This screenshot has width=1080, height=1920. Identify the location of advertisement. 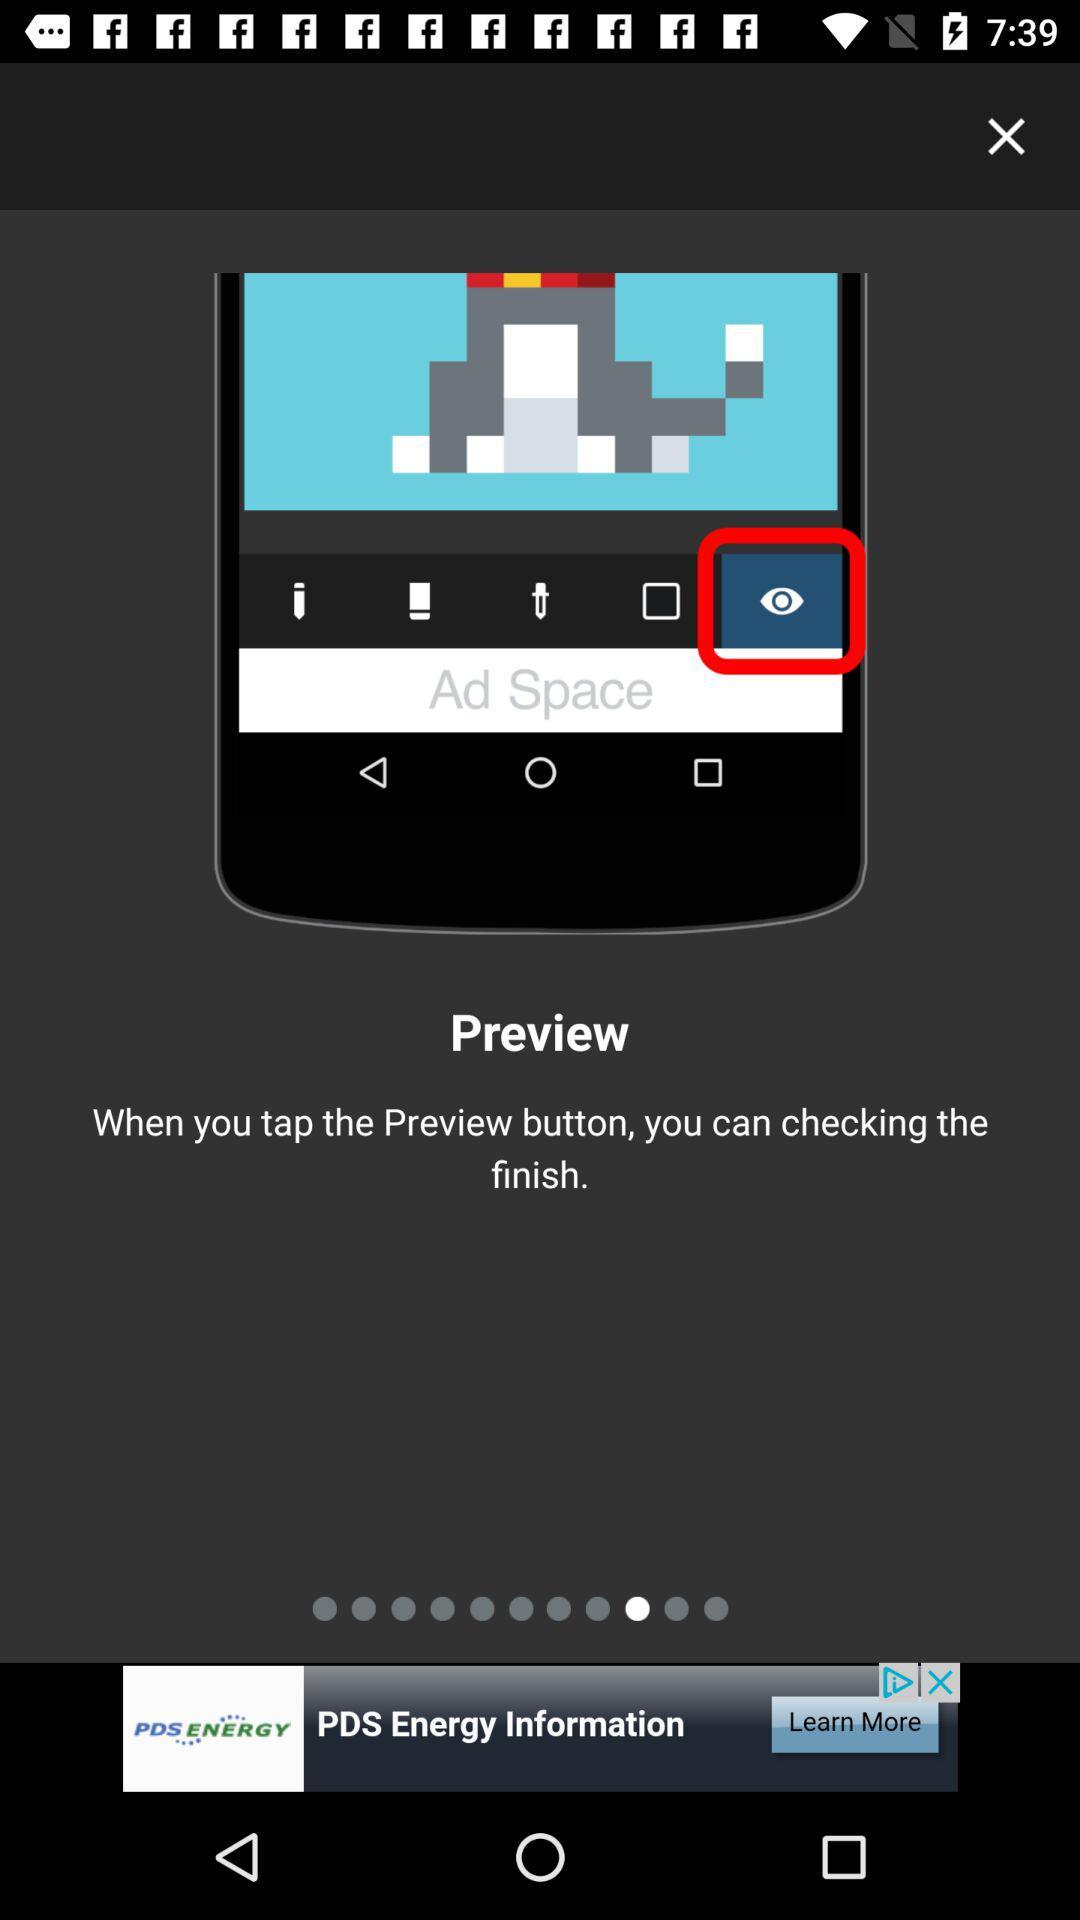
(540, 1727).